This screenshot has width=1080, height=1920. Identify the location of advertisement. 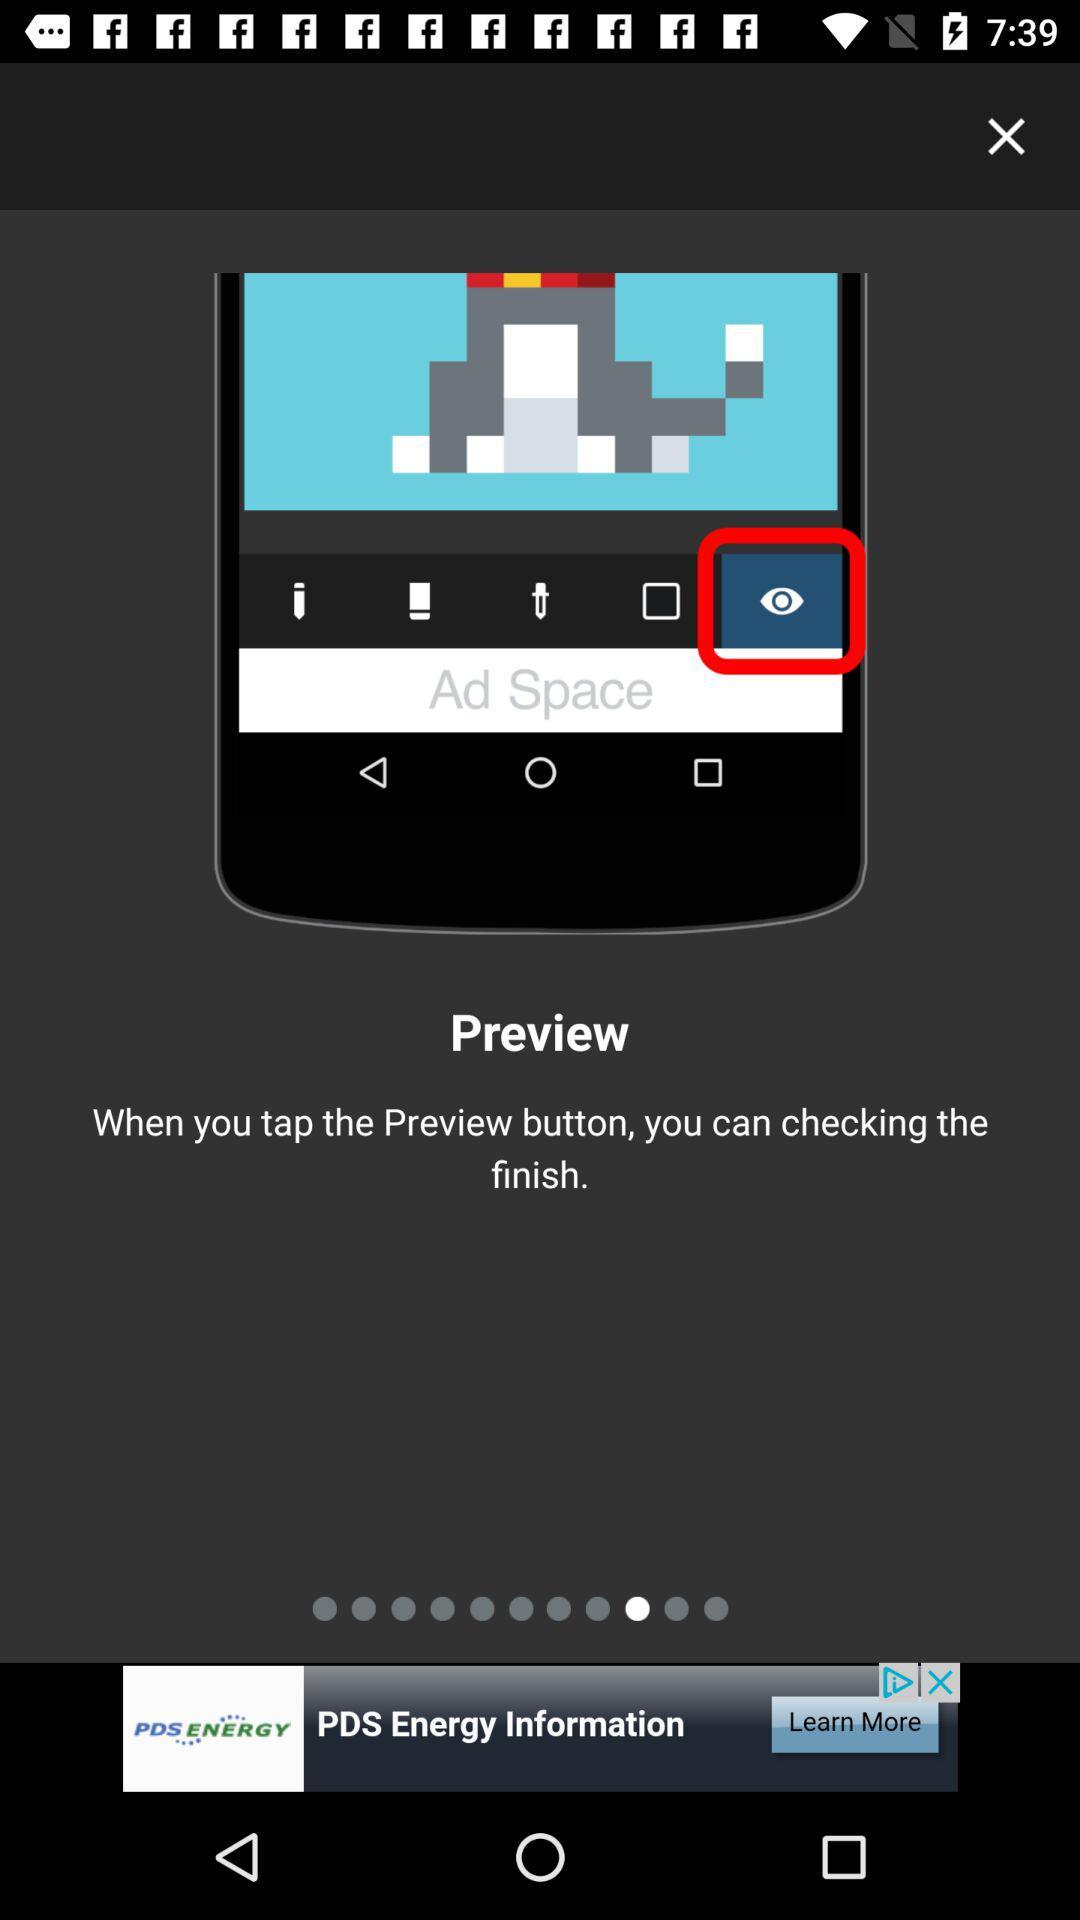
(540, 1727).